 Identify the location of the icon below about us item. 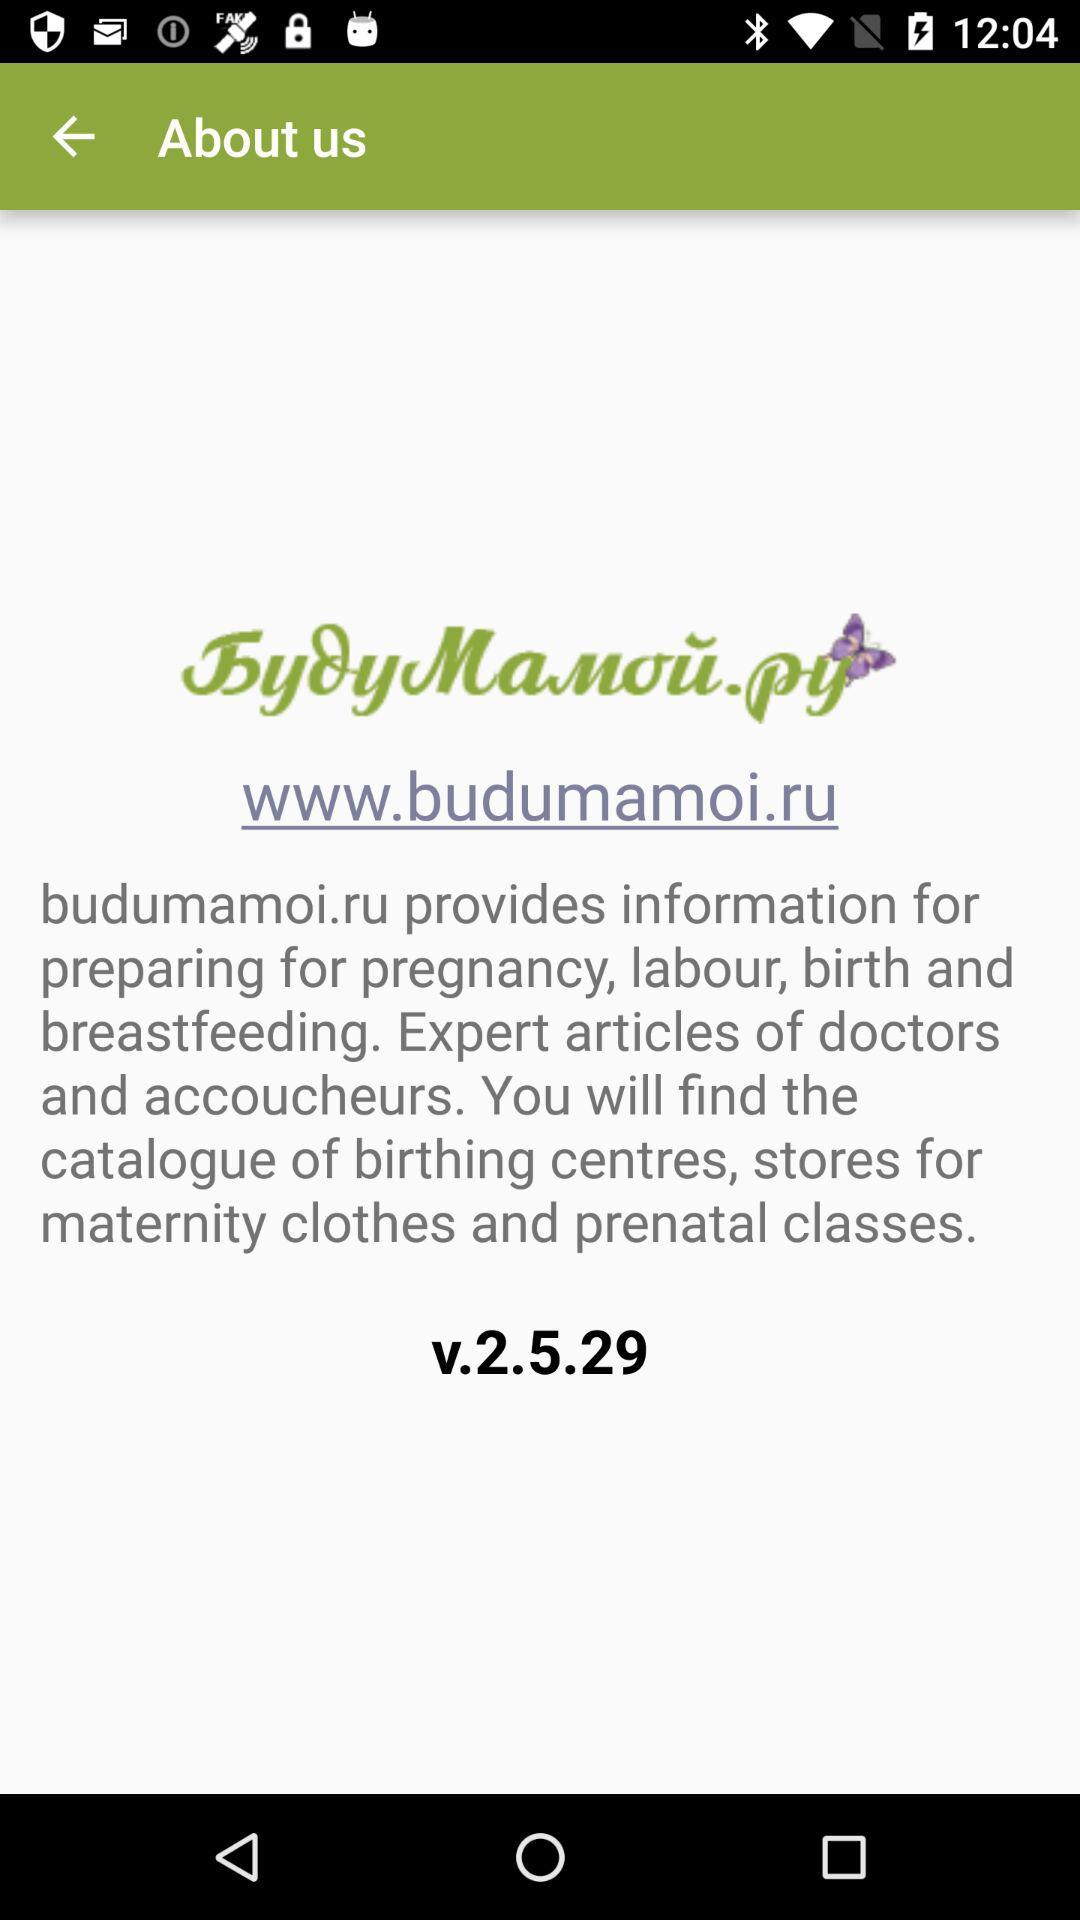
(538, 668).